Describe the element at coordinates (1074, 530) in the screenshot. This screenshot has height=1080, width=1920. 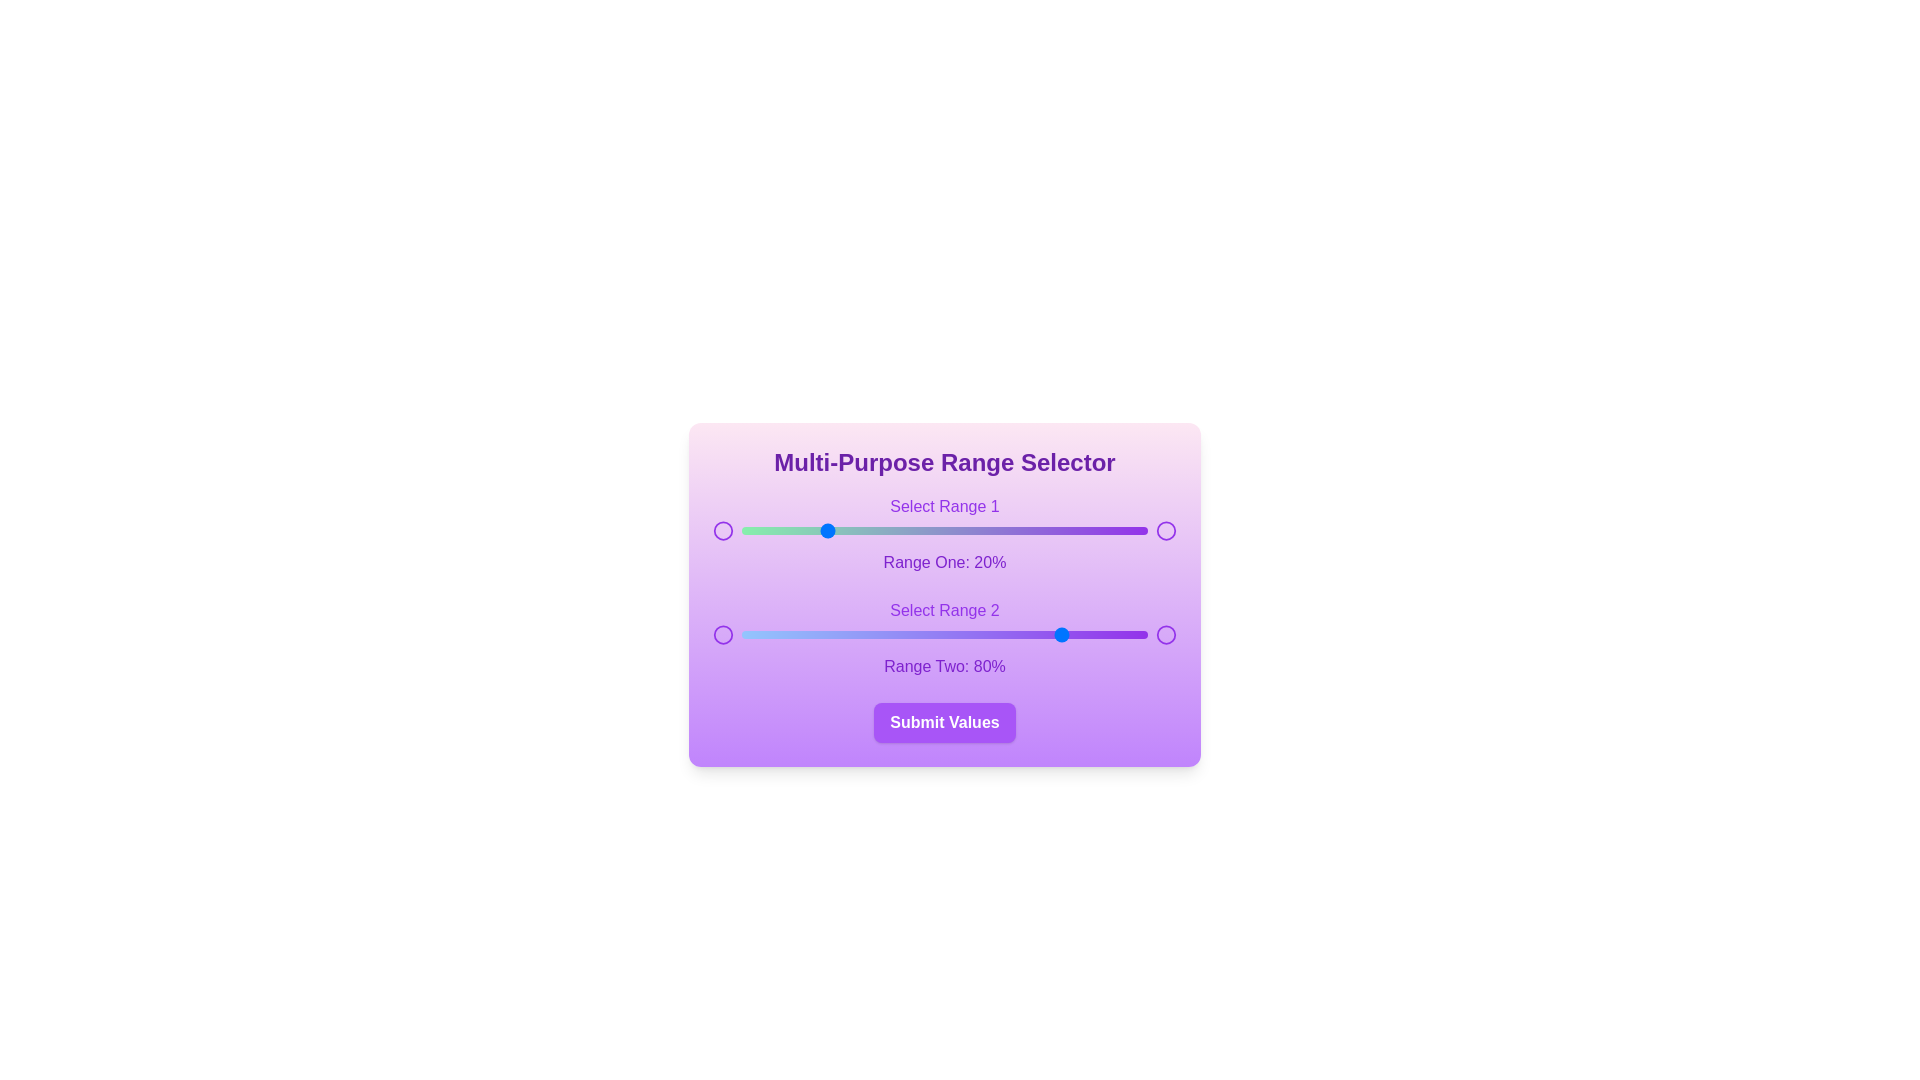
I see `the slider handle to set the value to 82% for the selected range` at that location.